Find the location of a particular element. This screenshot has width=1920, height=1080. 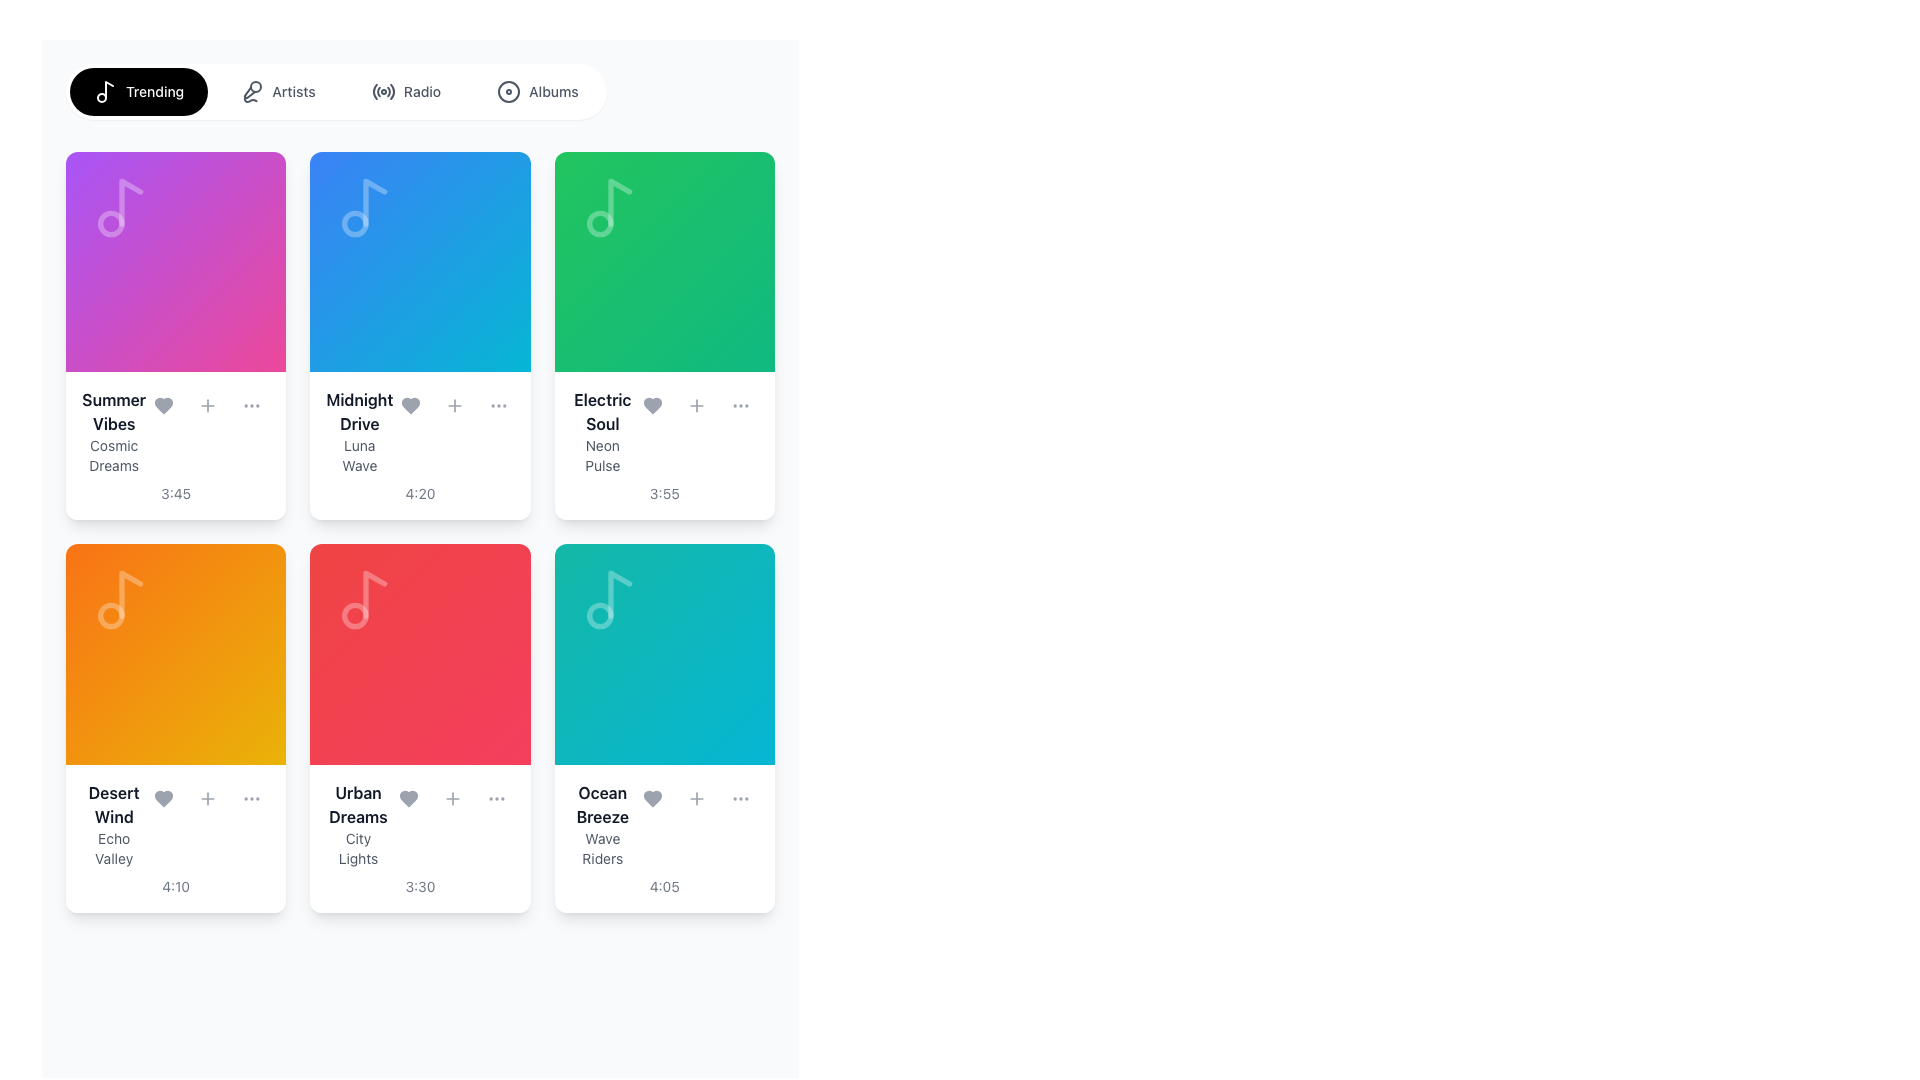

the 'like' icon button within the card labeled 'Urban Dreams' is located at coordinates (407, 797).